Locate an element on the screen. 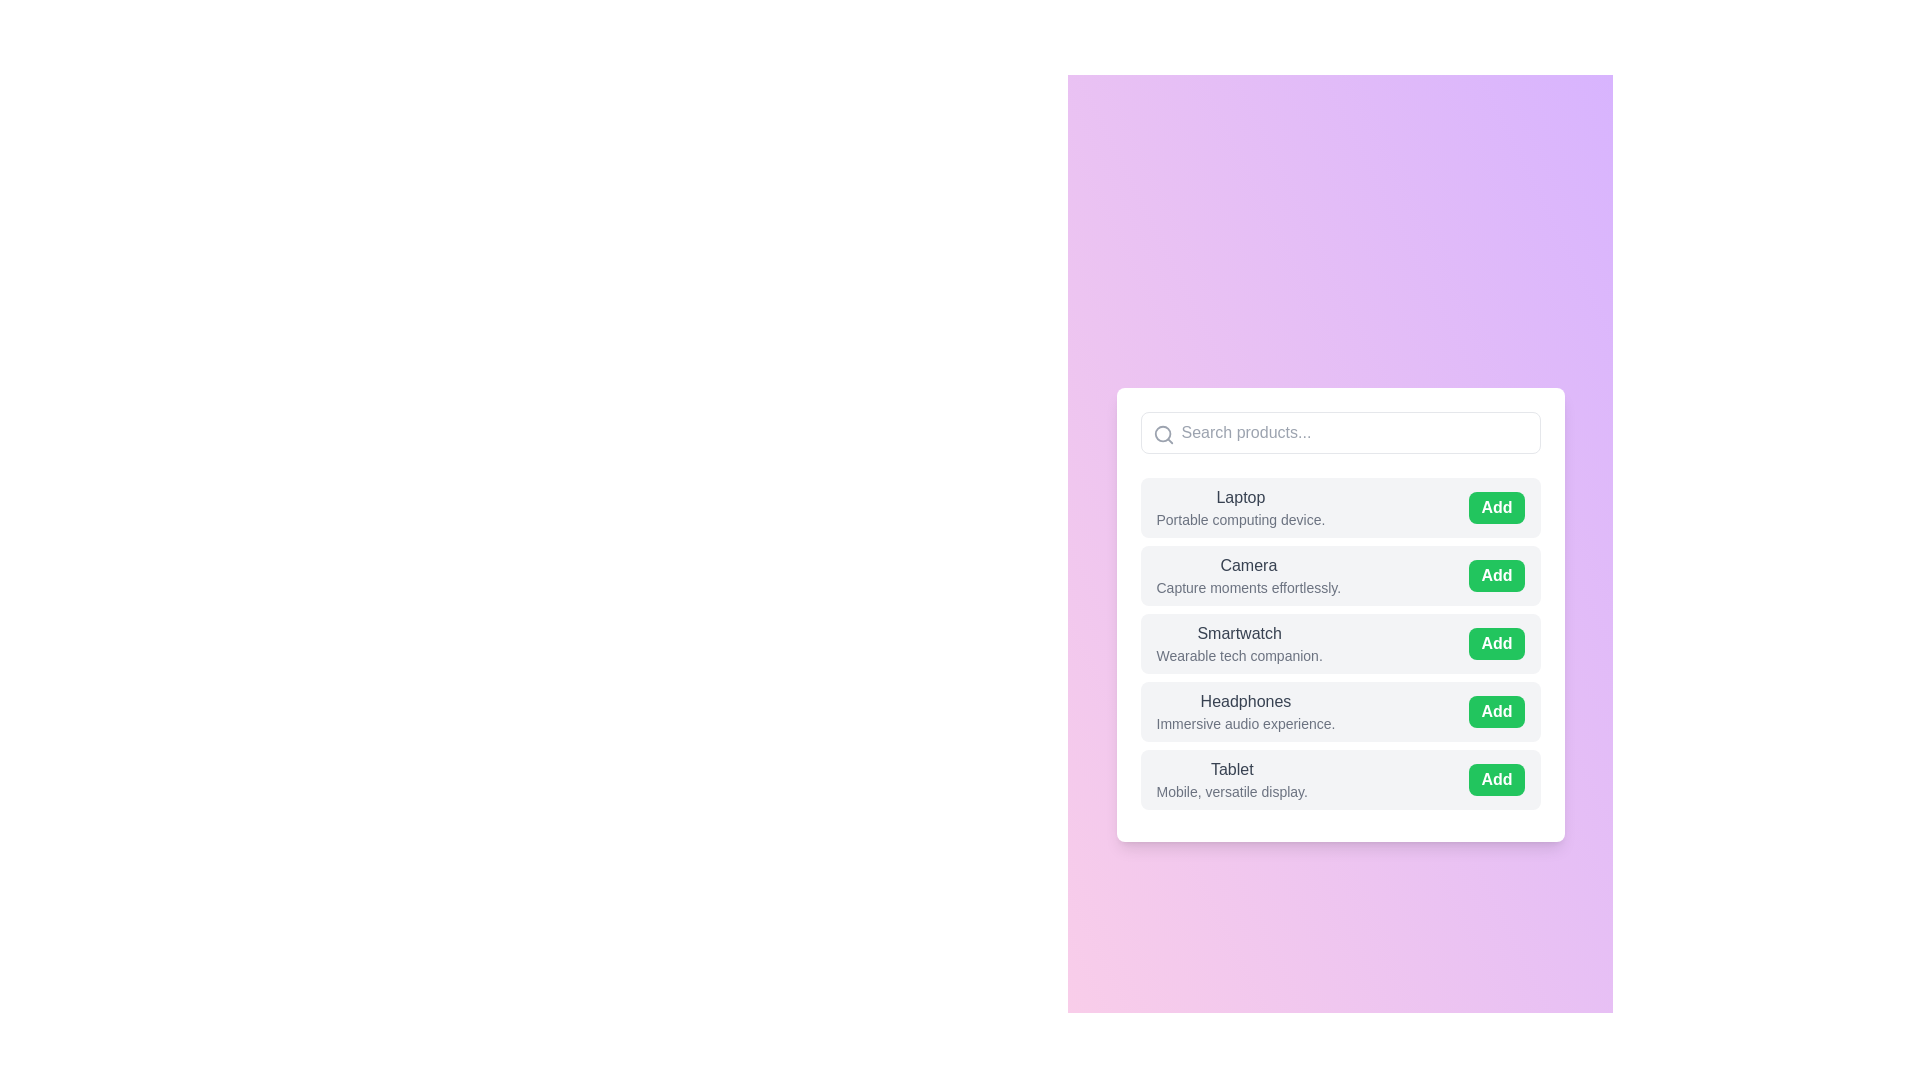 The width and height of the screenshot is (1920, 1080). 'Camera' label text which is positioned above the description text 'Capture moments effortlessly.' and below the previous card's text 'Laptop' in the second card item of the vertical list of products is located at coordinates (1247, 566).